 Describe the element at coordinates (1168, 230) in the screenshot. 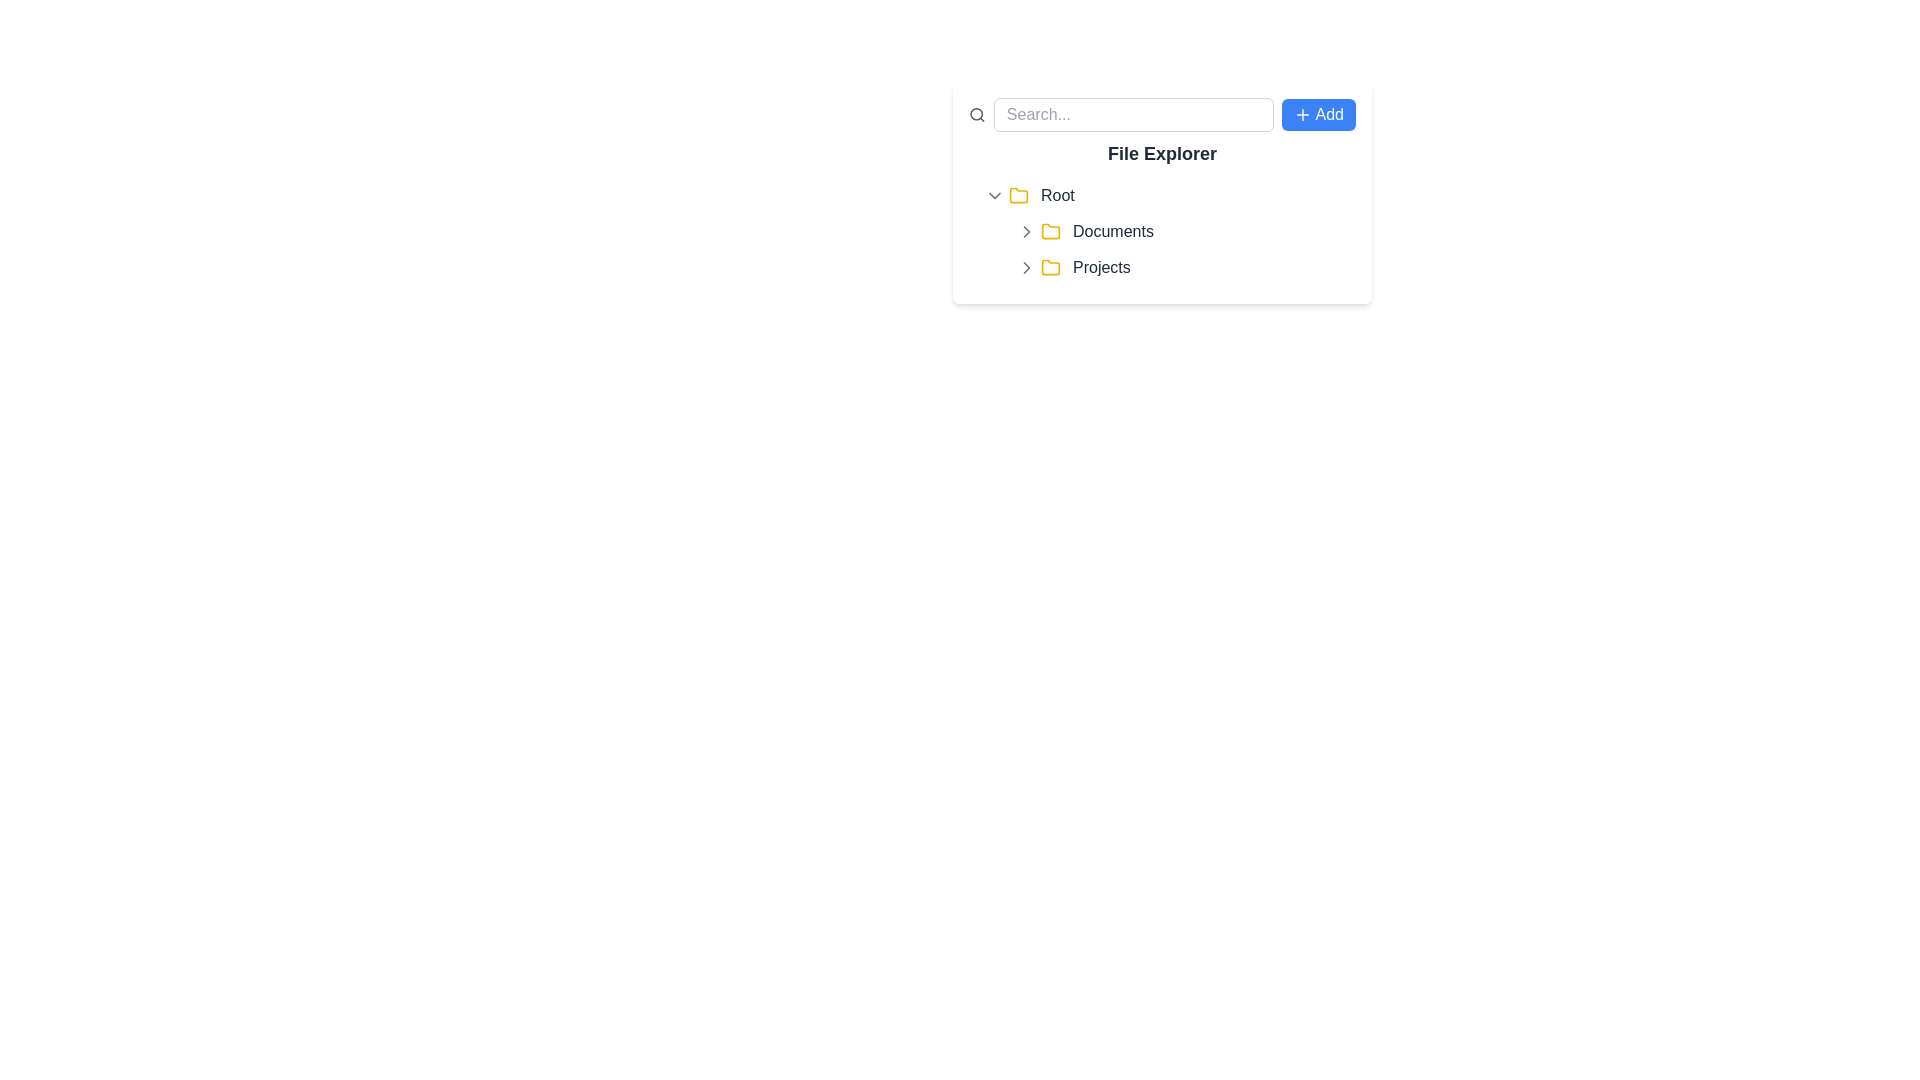

I see `the 'Documents' folder entry in the file explorer` at that location.